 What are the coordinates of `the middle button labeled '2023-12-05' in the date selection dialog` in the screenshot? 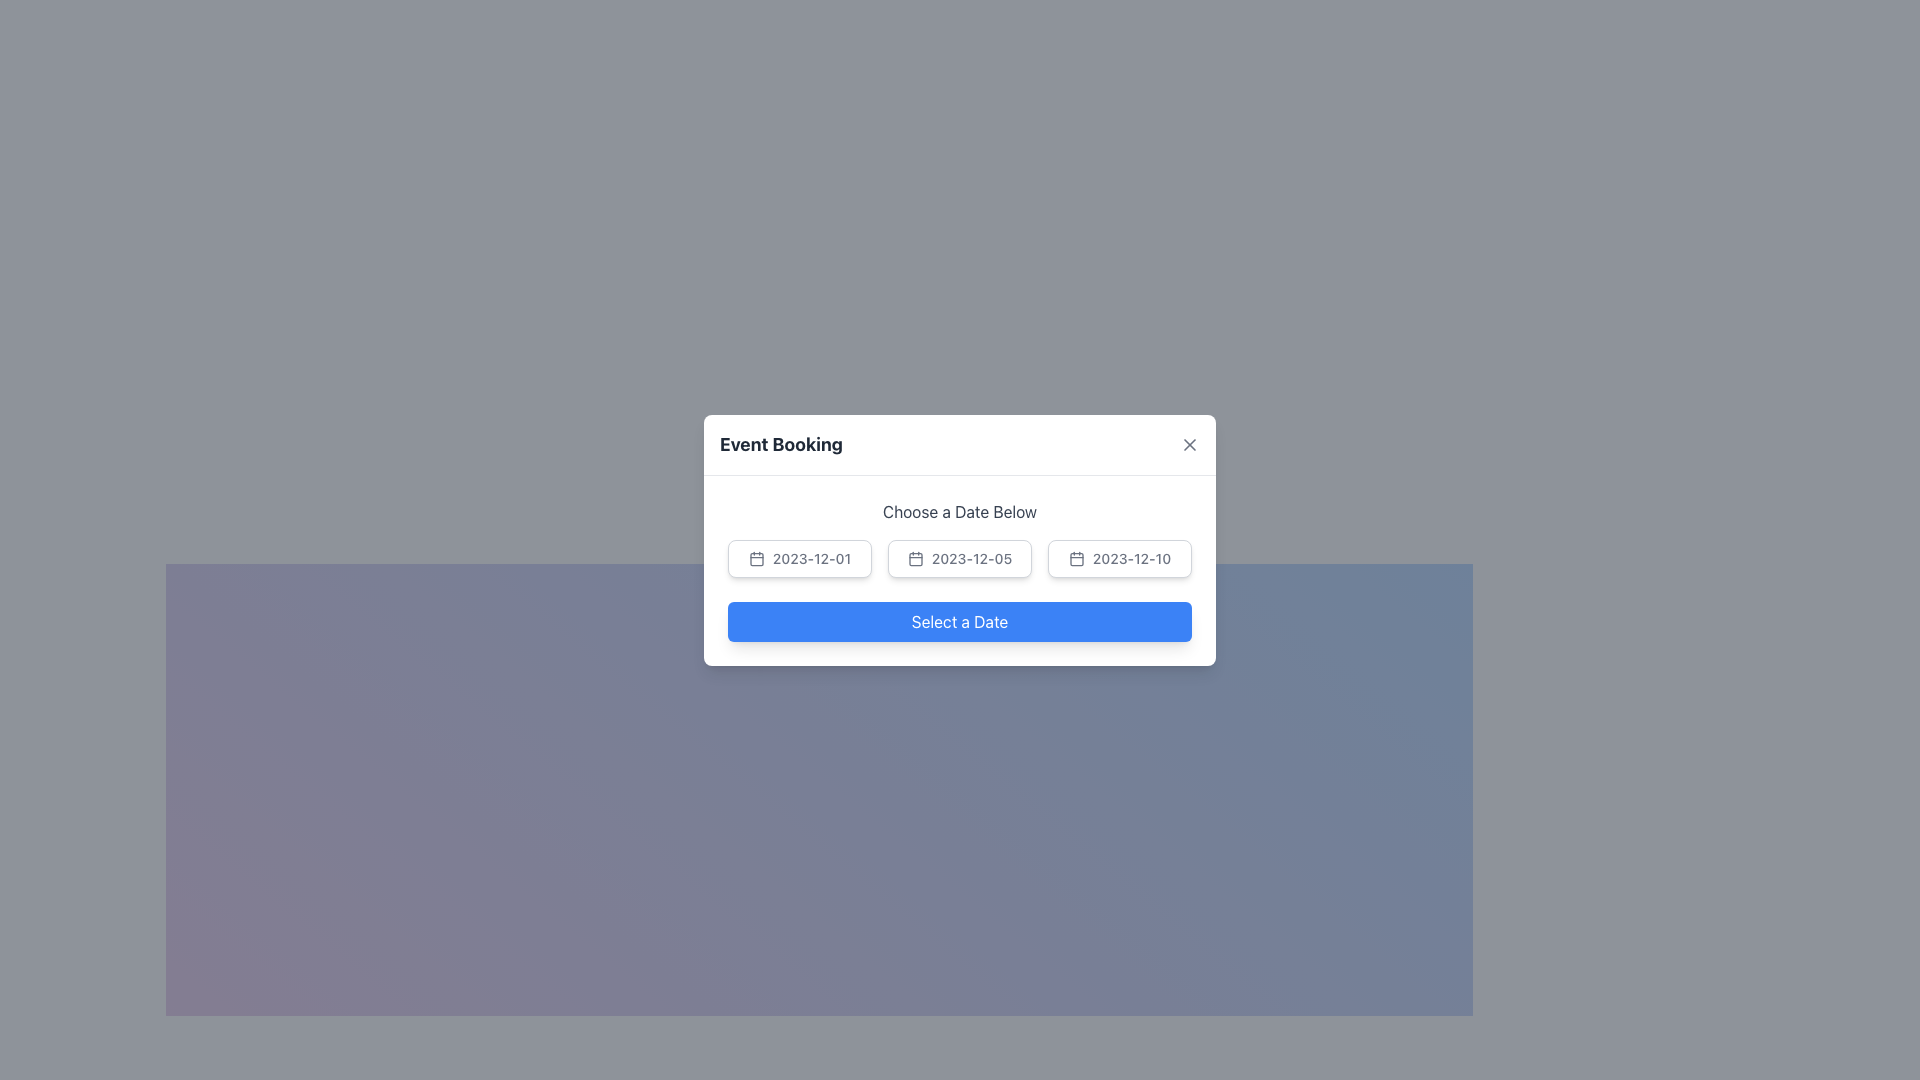 It's located at (960, 570).